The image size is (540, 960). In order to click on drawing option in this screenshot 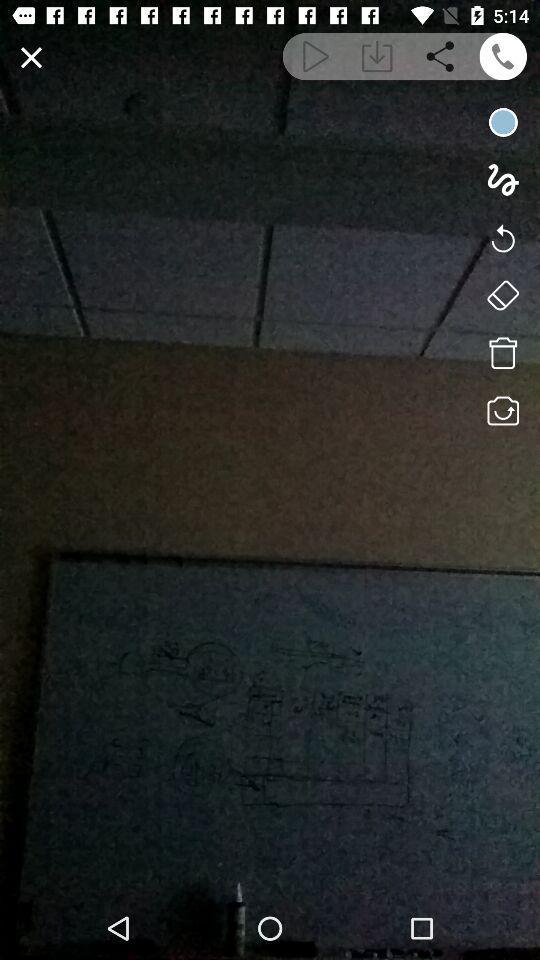, I will do `click(502, 179)`.